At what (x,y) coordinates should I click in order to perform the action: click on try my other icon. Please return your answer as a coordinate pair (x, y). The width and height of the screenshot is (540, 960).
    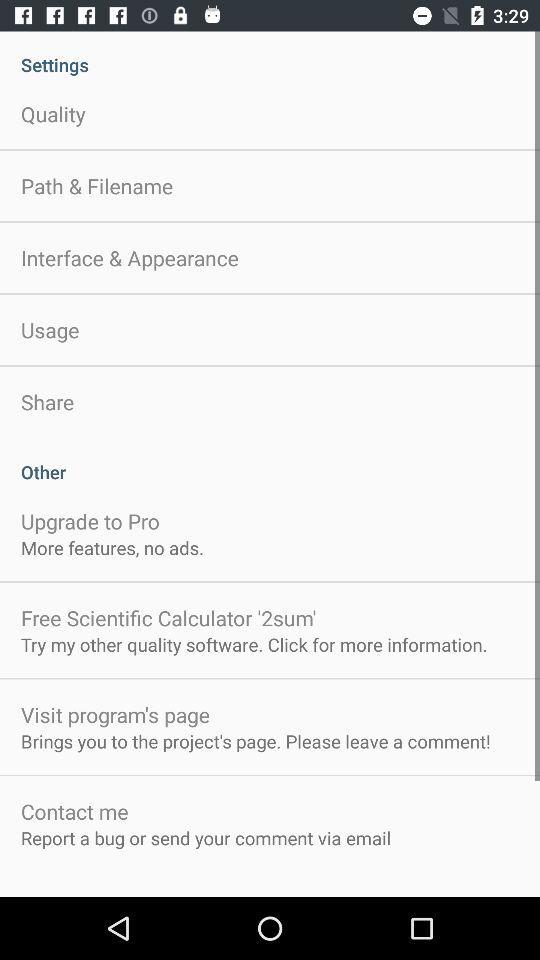
    Looking at the image, I should click on (254, 643).